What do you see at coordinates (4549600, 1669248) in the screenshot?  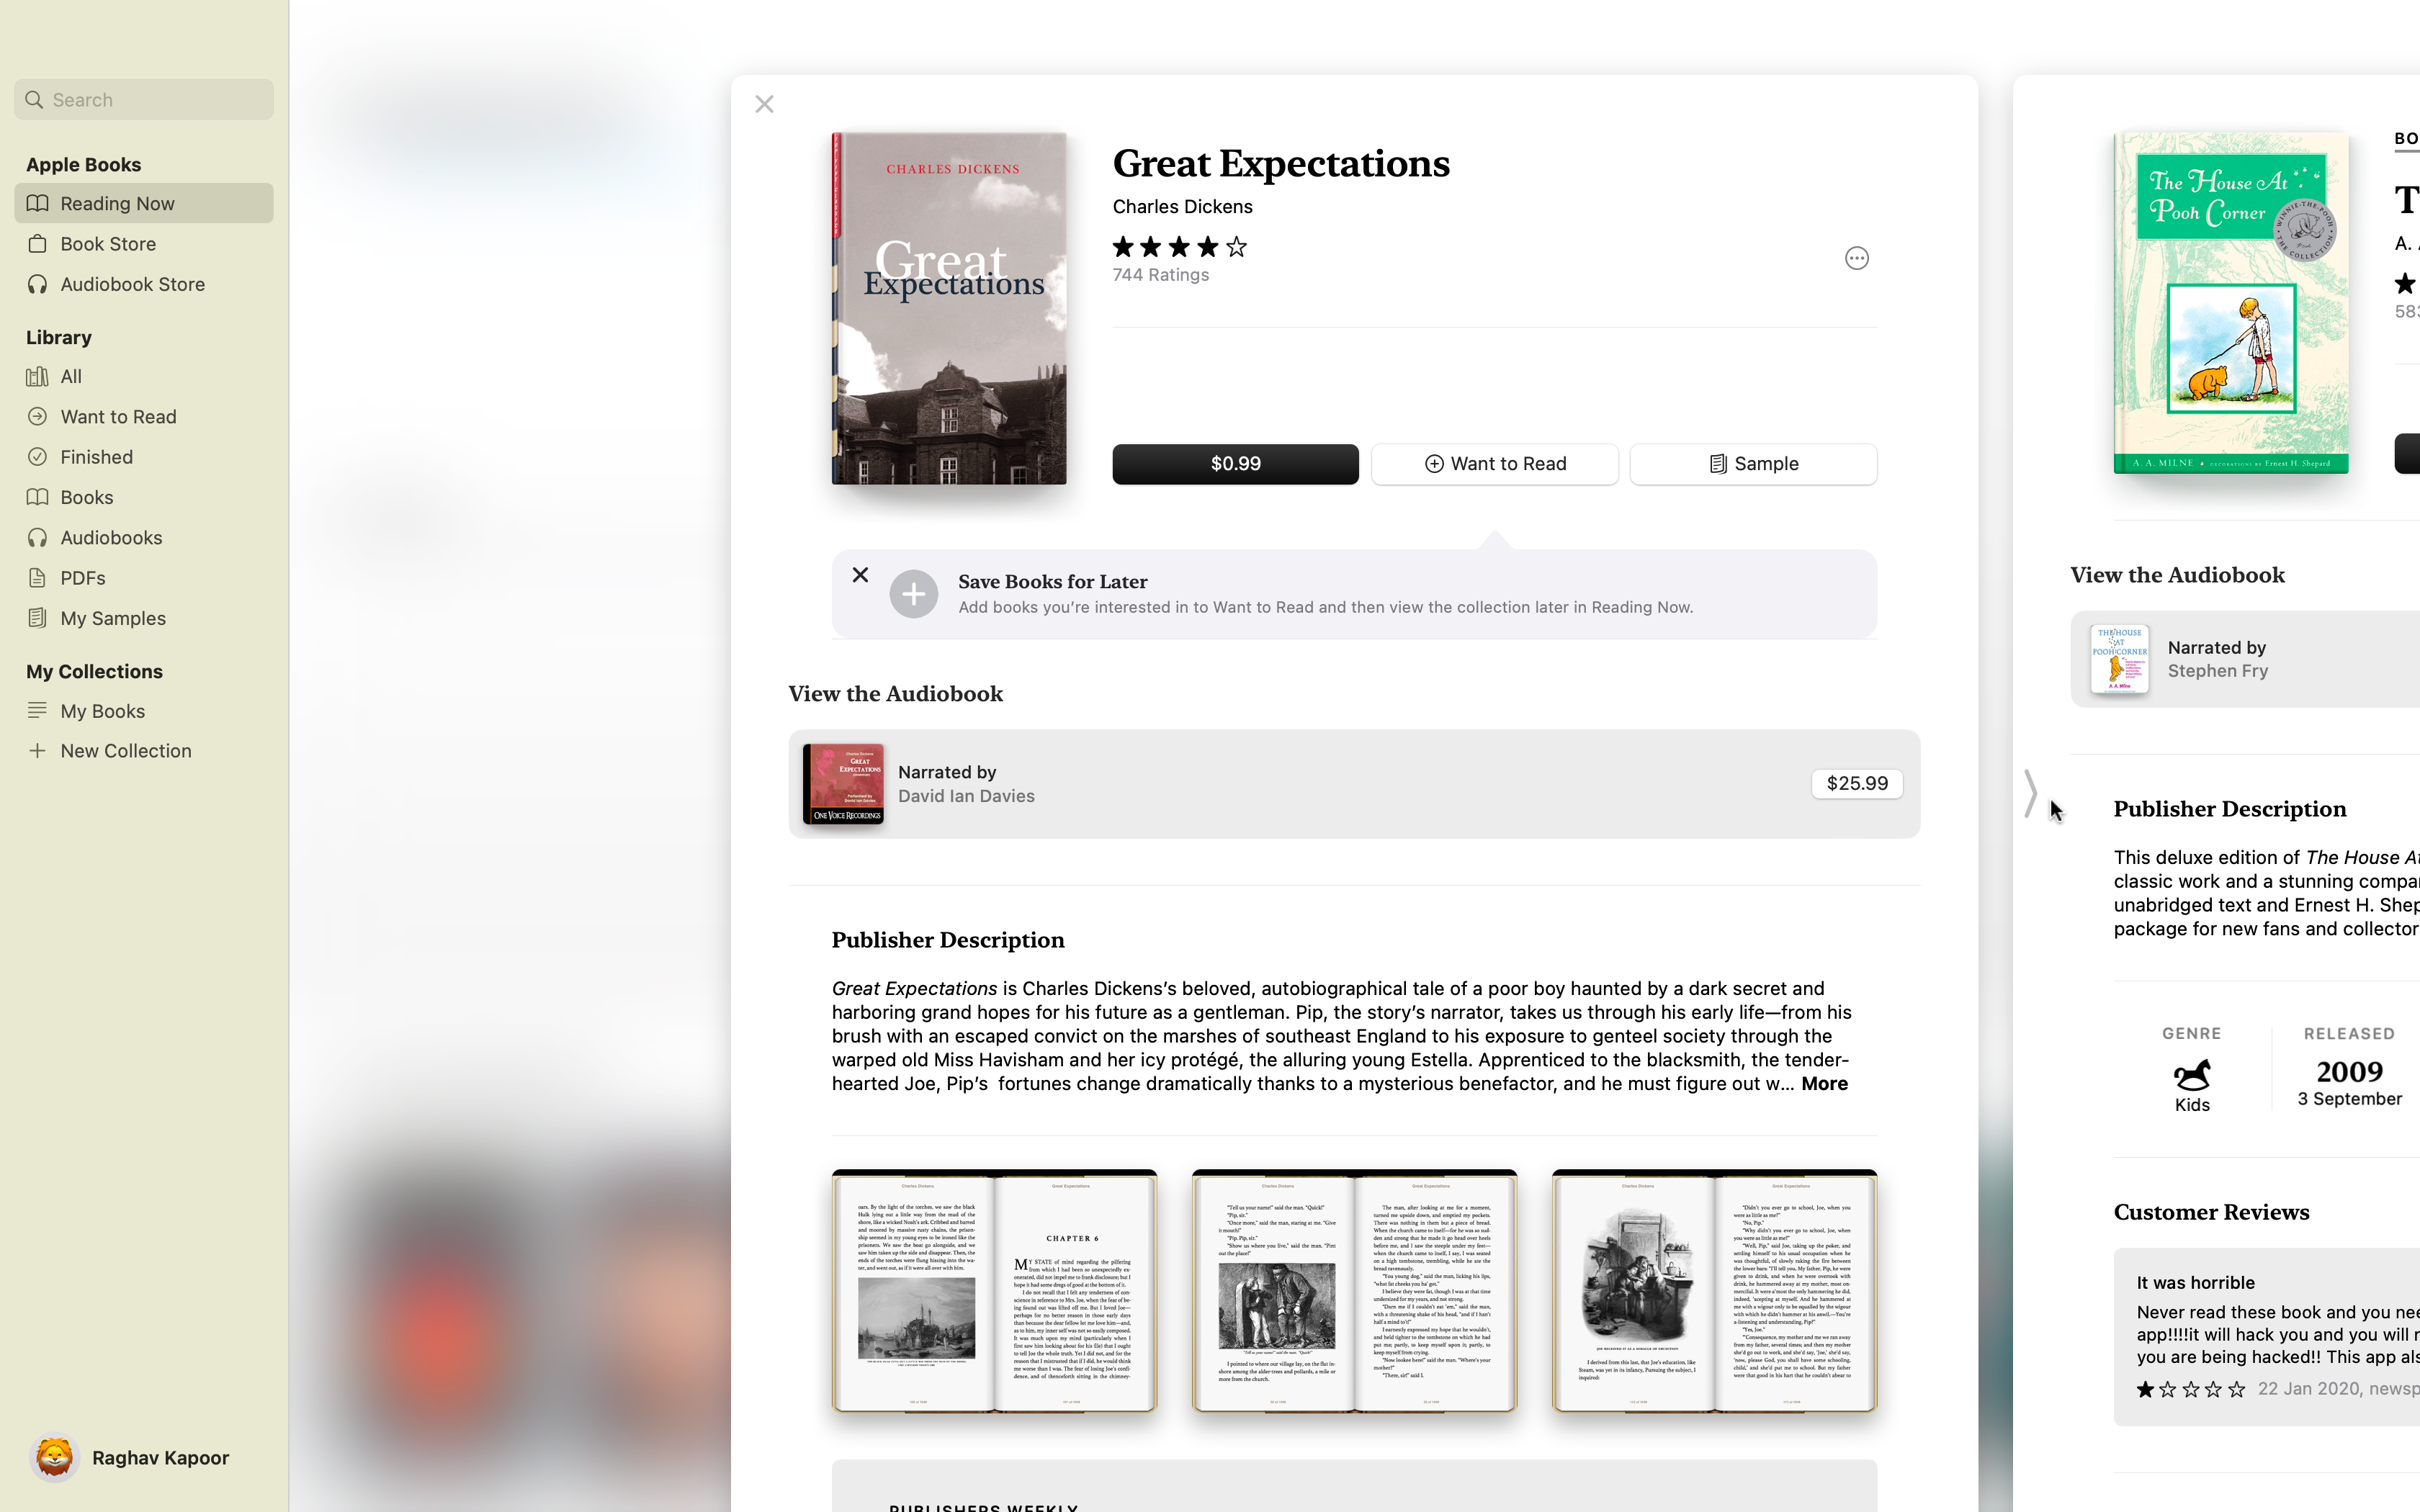 I see `Glide down the page to see the book"s table of contents` at bounding box center [4549600, 1669248].